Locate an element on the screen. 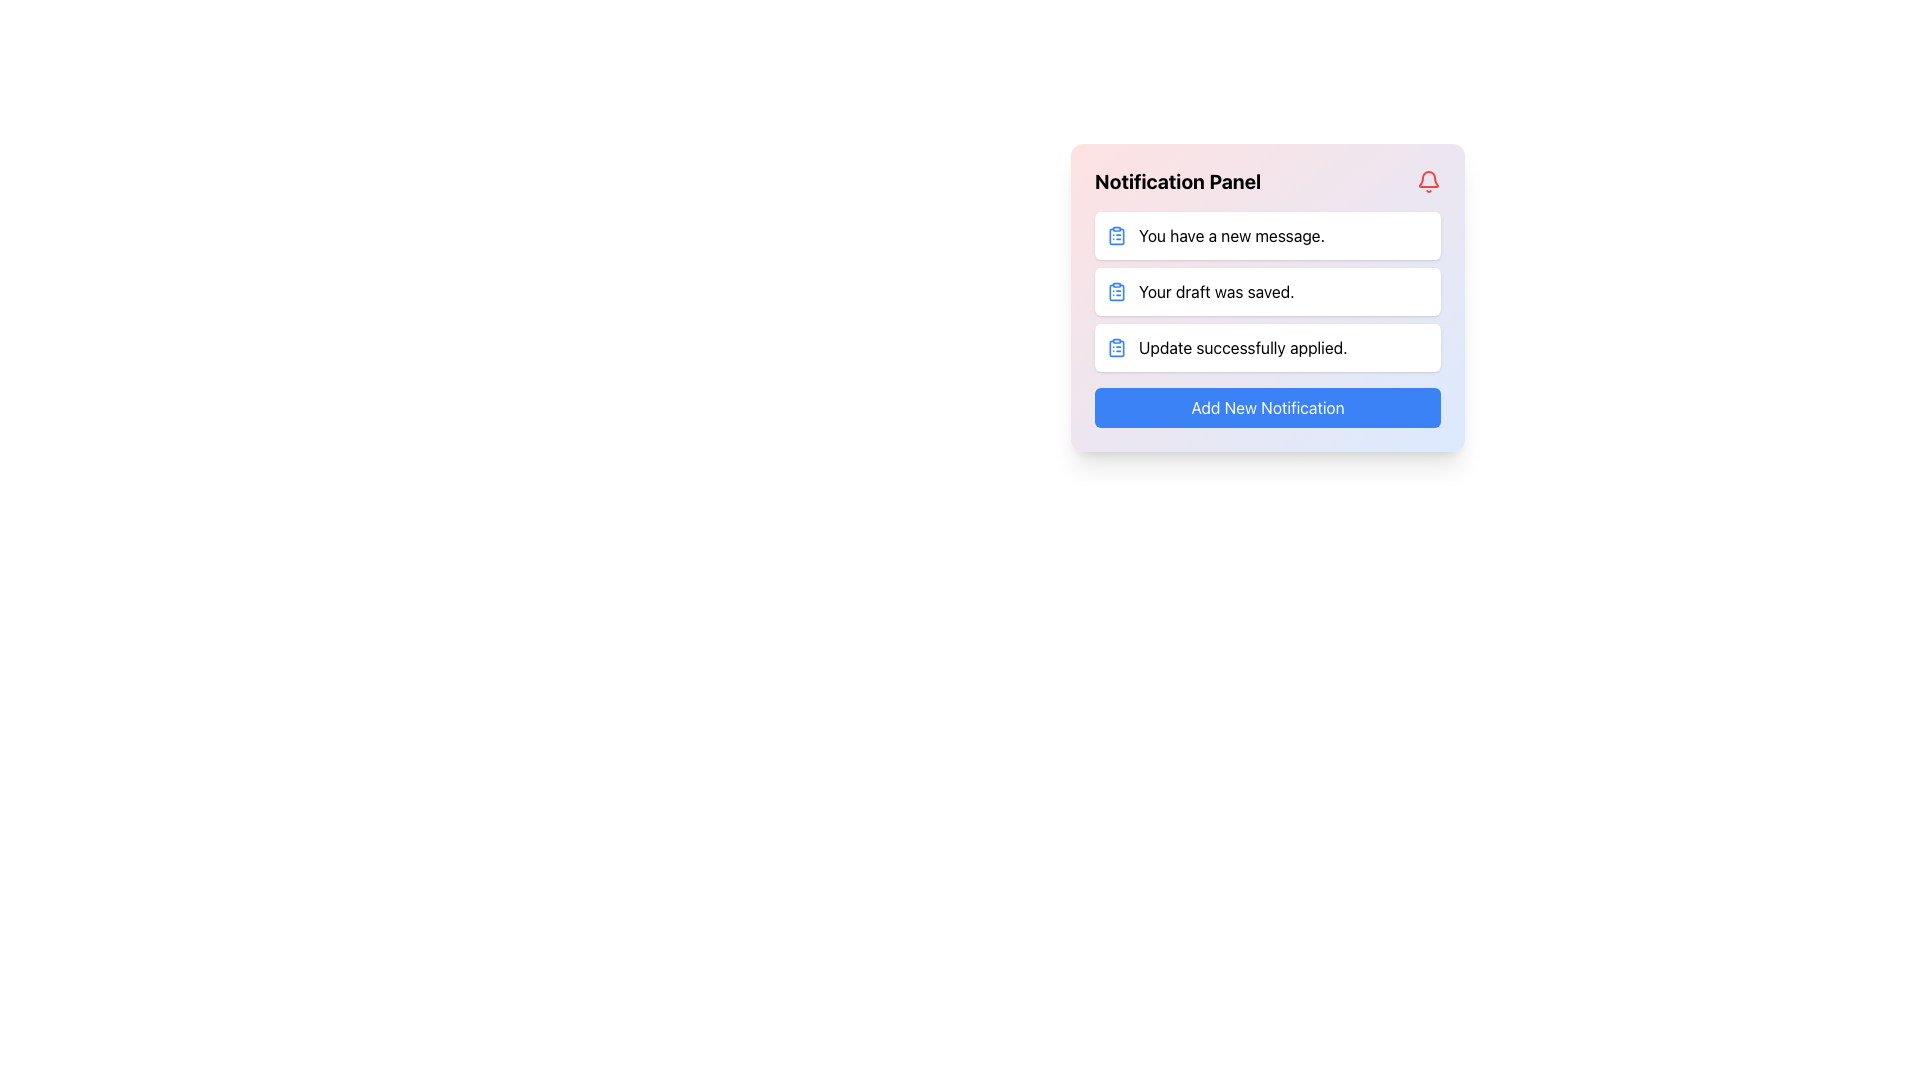  the notification icon located at the topmost notification item in the Notification Panel, which is positioned to the left of the text 'You have a new message.' is located at coordinates (1116, 234).